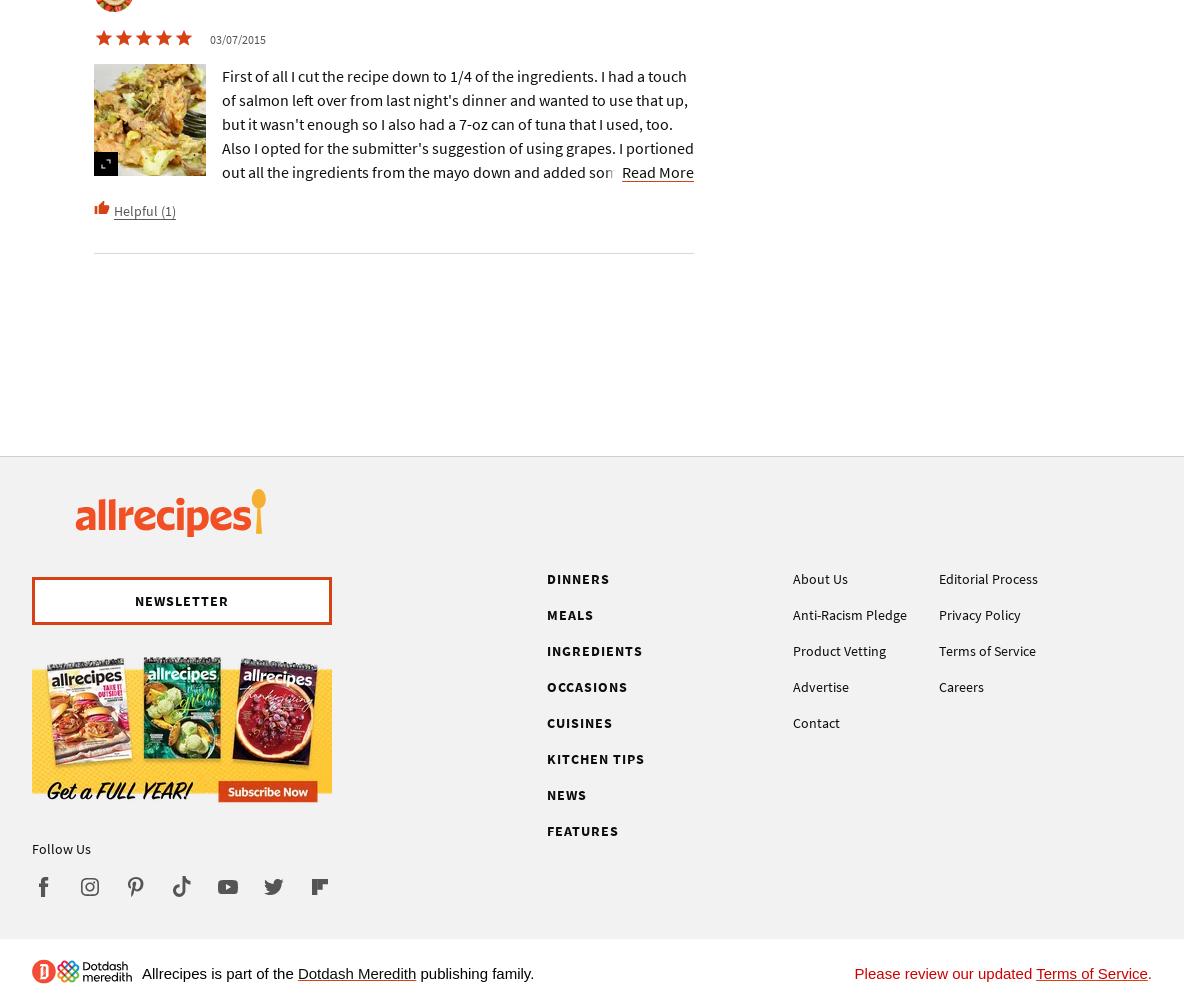  Describe the element at coordinates (456, 171) in the screenshot. I see `'First of all I cut the recipe down to 1/4 of the ingredients.  I had a touch of salmon left over from last night's dinner and wanted to use that up, but it wasn't enough so I also had a 7-oz can of tuna that I used, too.  Also I opted for the submitter's suggestion of using grapes.  I portioned out all the ingredients from the mayo down and added some to the salmon and the rest to the tuna for our lunch today.  Both were good, though my husband preferred the mix with the tuna.  This is a nice take of the protein salad mixes that are out there.  I would make this again!  Thanks for our lunch, CARLISFAMILY!'` at that location.